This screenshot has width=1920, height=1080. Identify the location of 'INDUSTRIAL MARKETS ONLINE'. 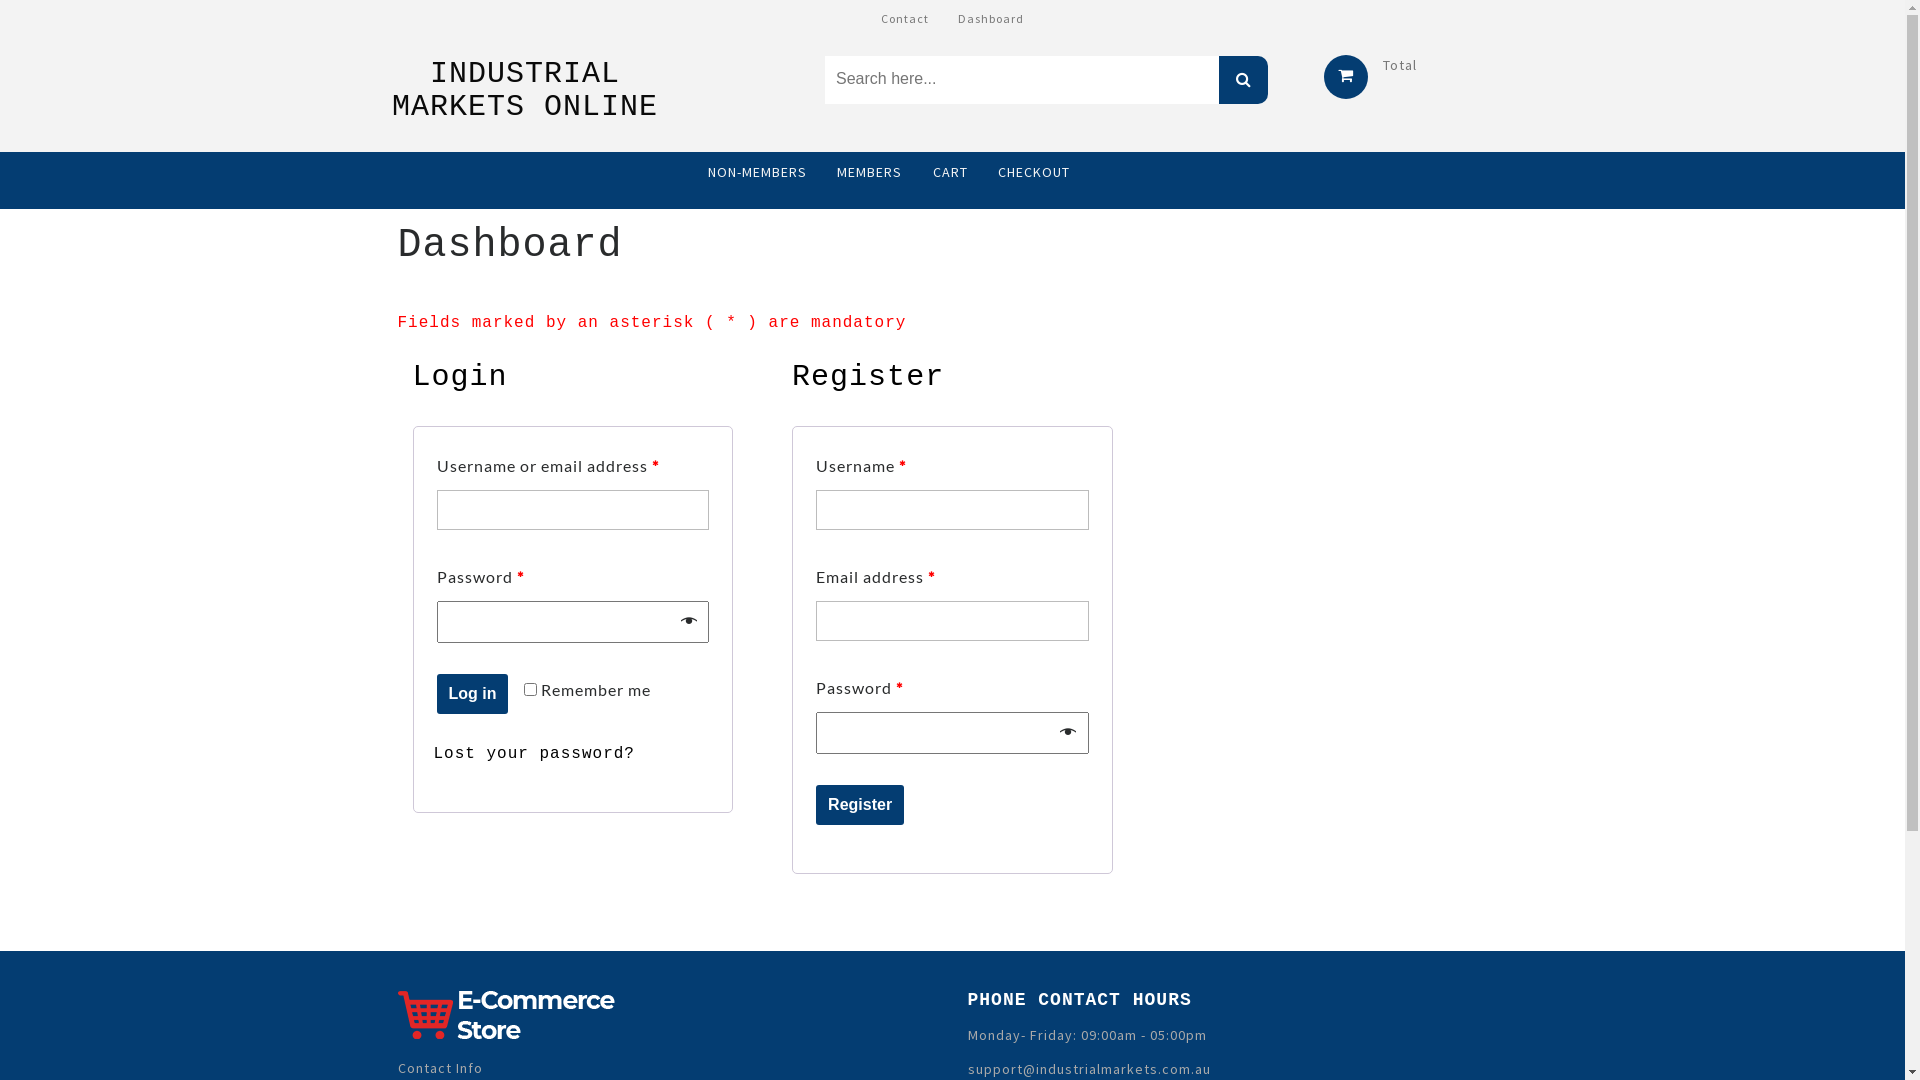
(392, 90).